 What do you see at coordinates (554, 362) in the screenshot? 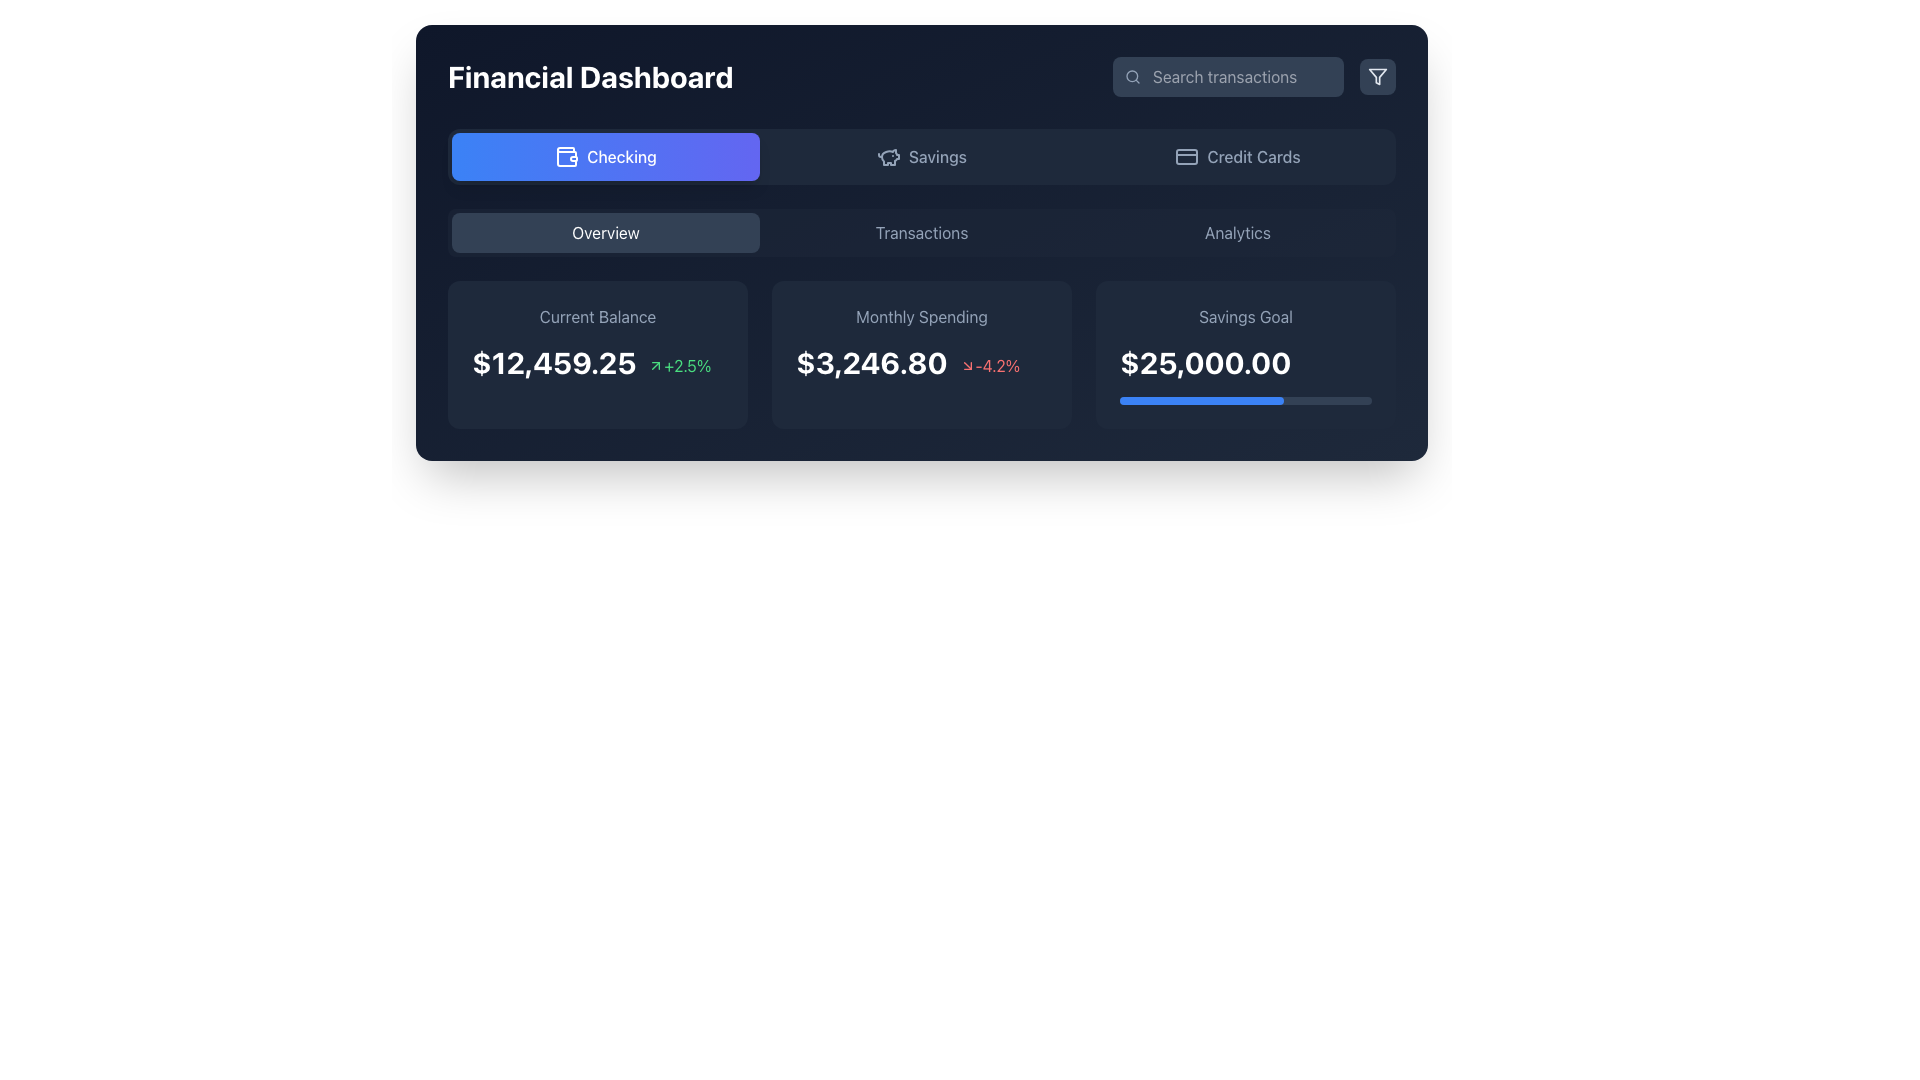
I see `displayed current balance value for the 'Checking' account, which is located in the leftmost section of the financial metrics row below the 'Current Balance' label` at bounding box center [554, 362].